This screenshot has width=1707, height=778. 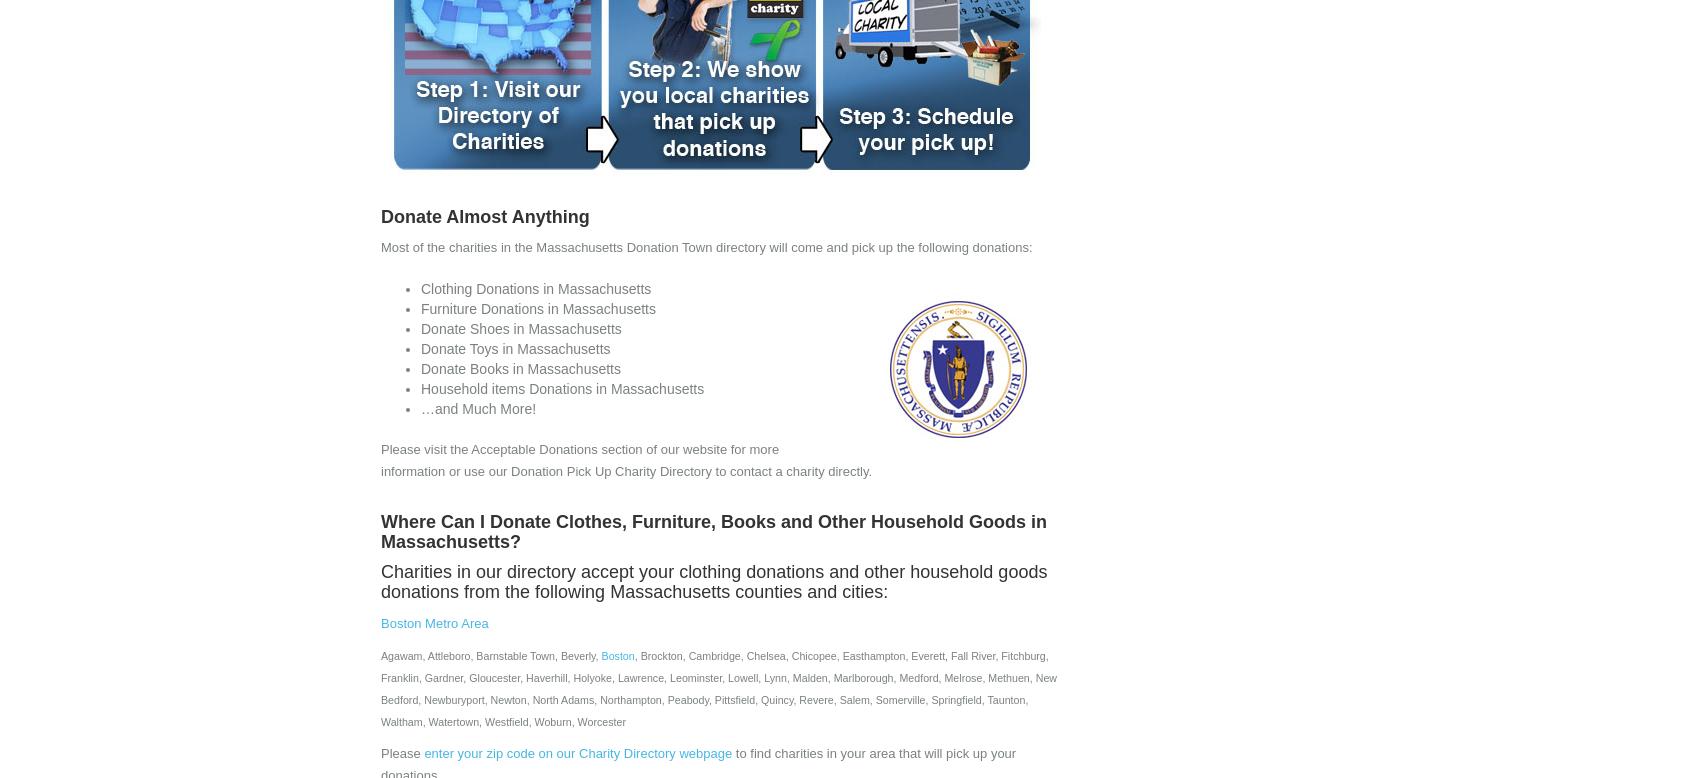 I want to click on 'Donate Almost Anything', so click(x=484, y=214).